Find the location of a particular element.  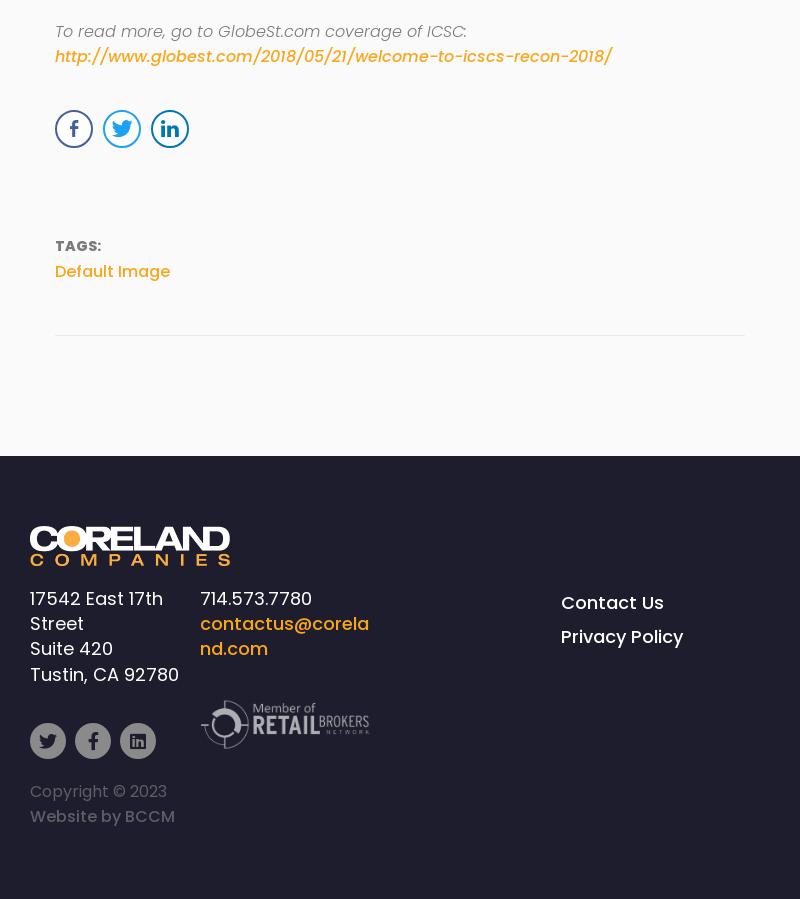

'Suite 420' is located at coordinates (30, 647).